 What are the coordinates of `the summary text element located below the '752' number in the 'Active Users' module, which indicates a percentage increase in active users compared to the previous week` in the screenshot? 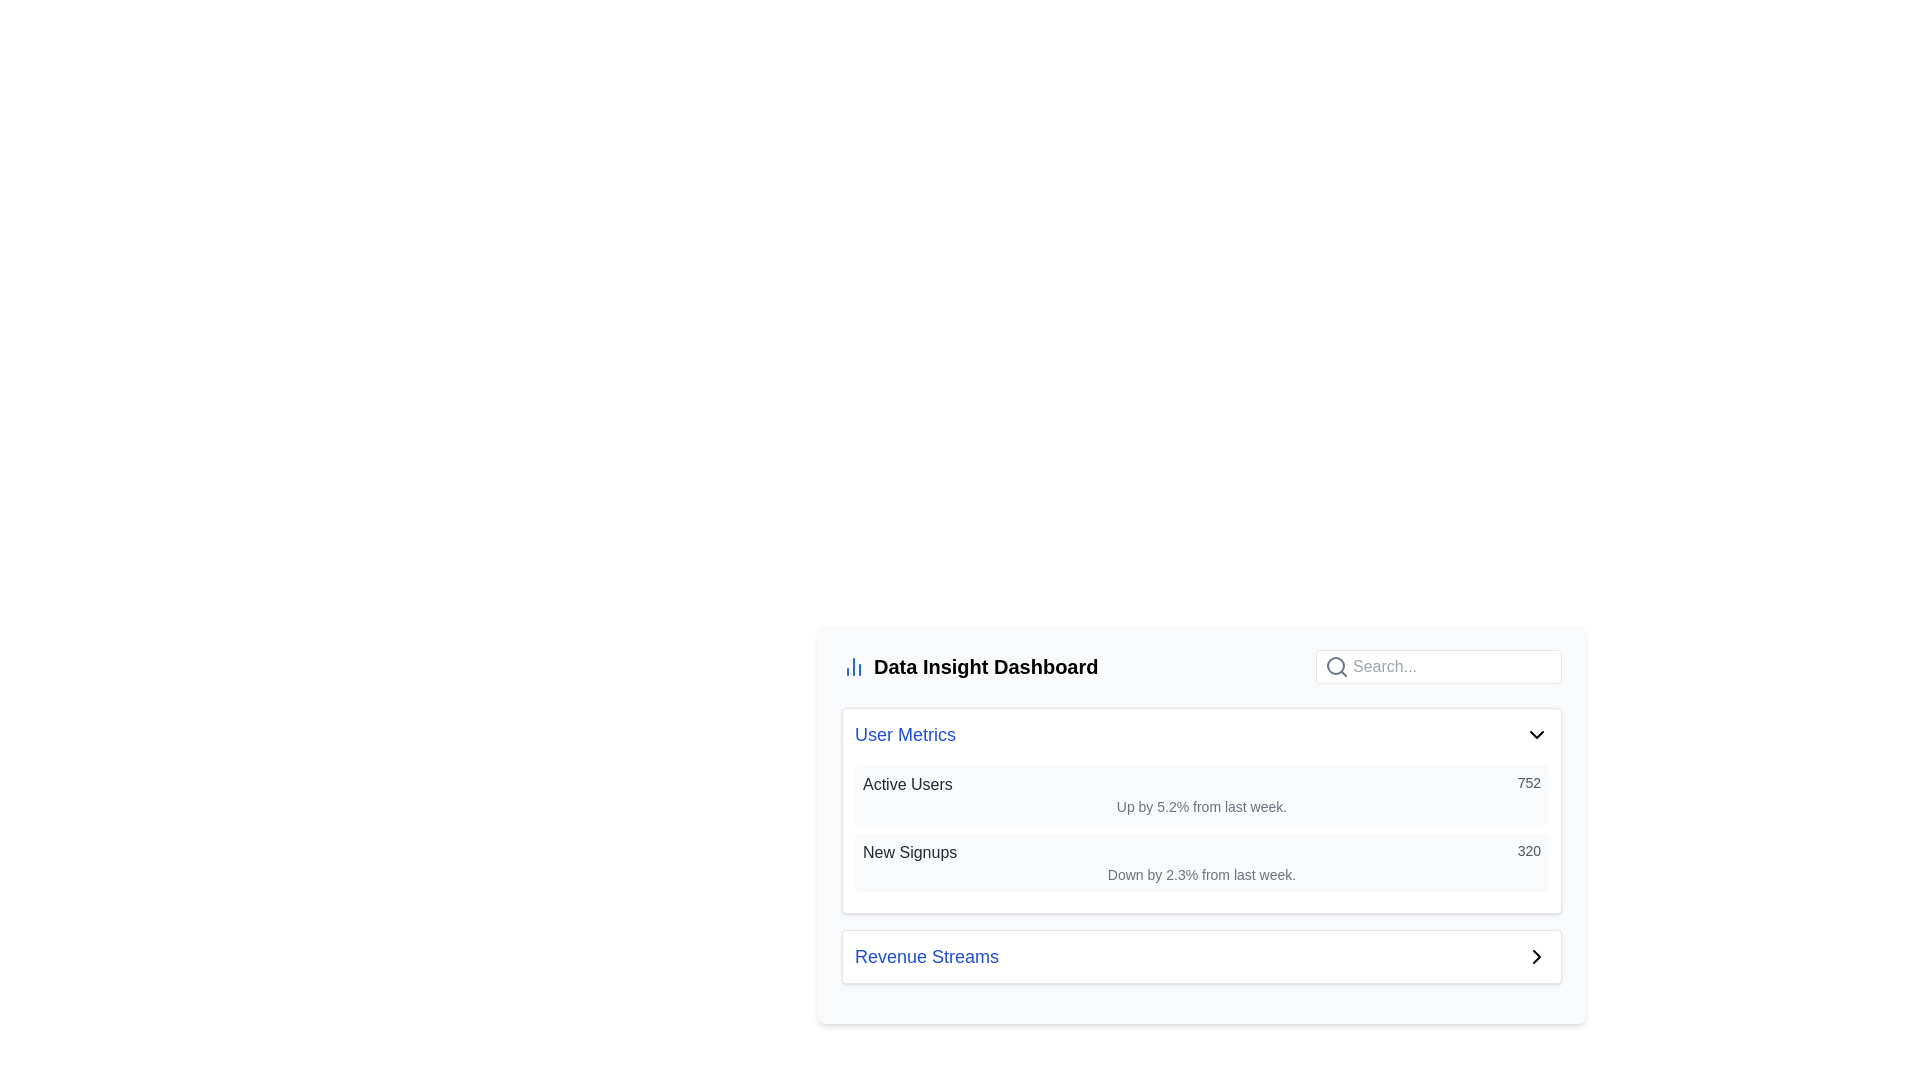 It's located at (1200, 805).